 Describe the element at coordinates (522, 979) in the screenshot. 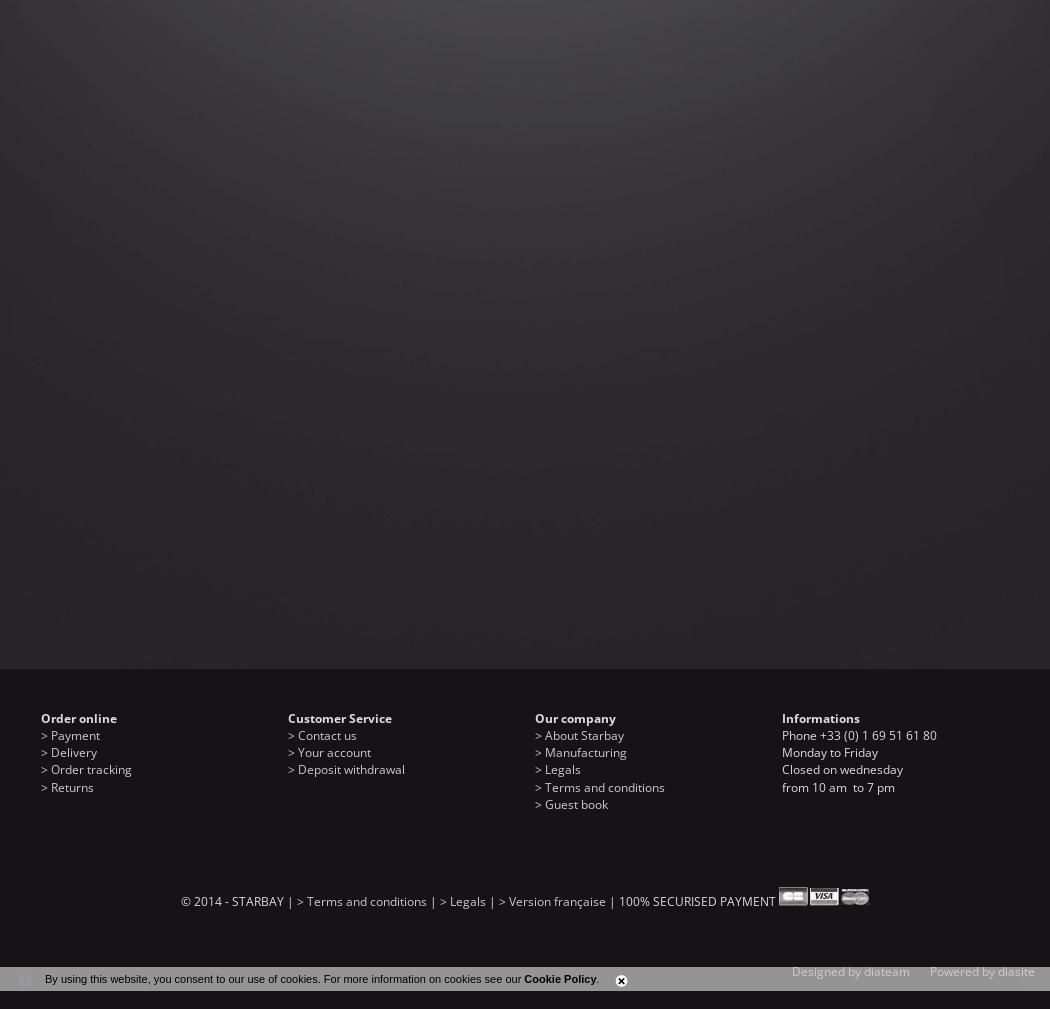

I see `'Cookie Policy'` at that location.